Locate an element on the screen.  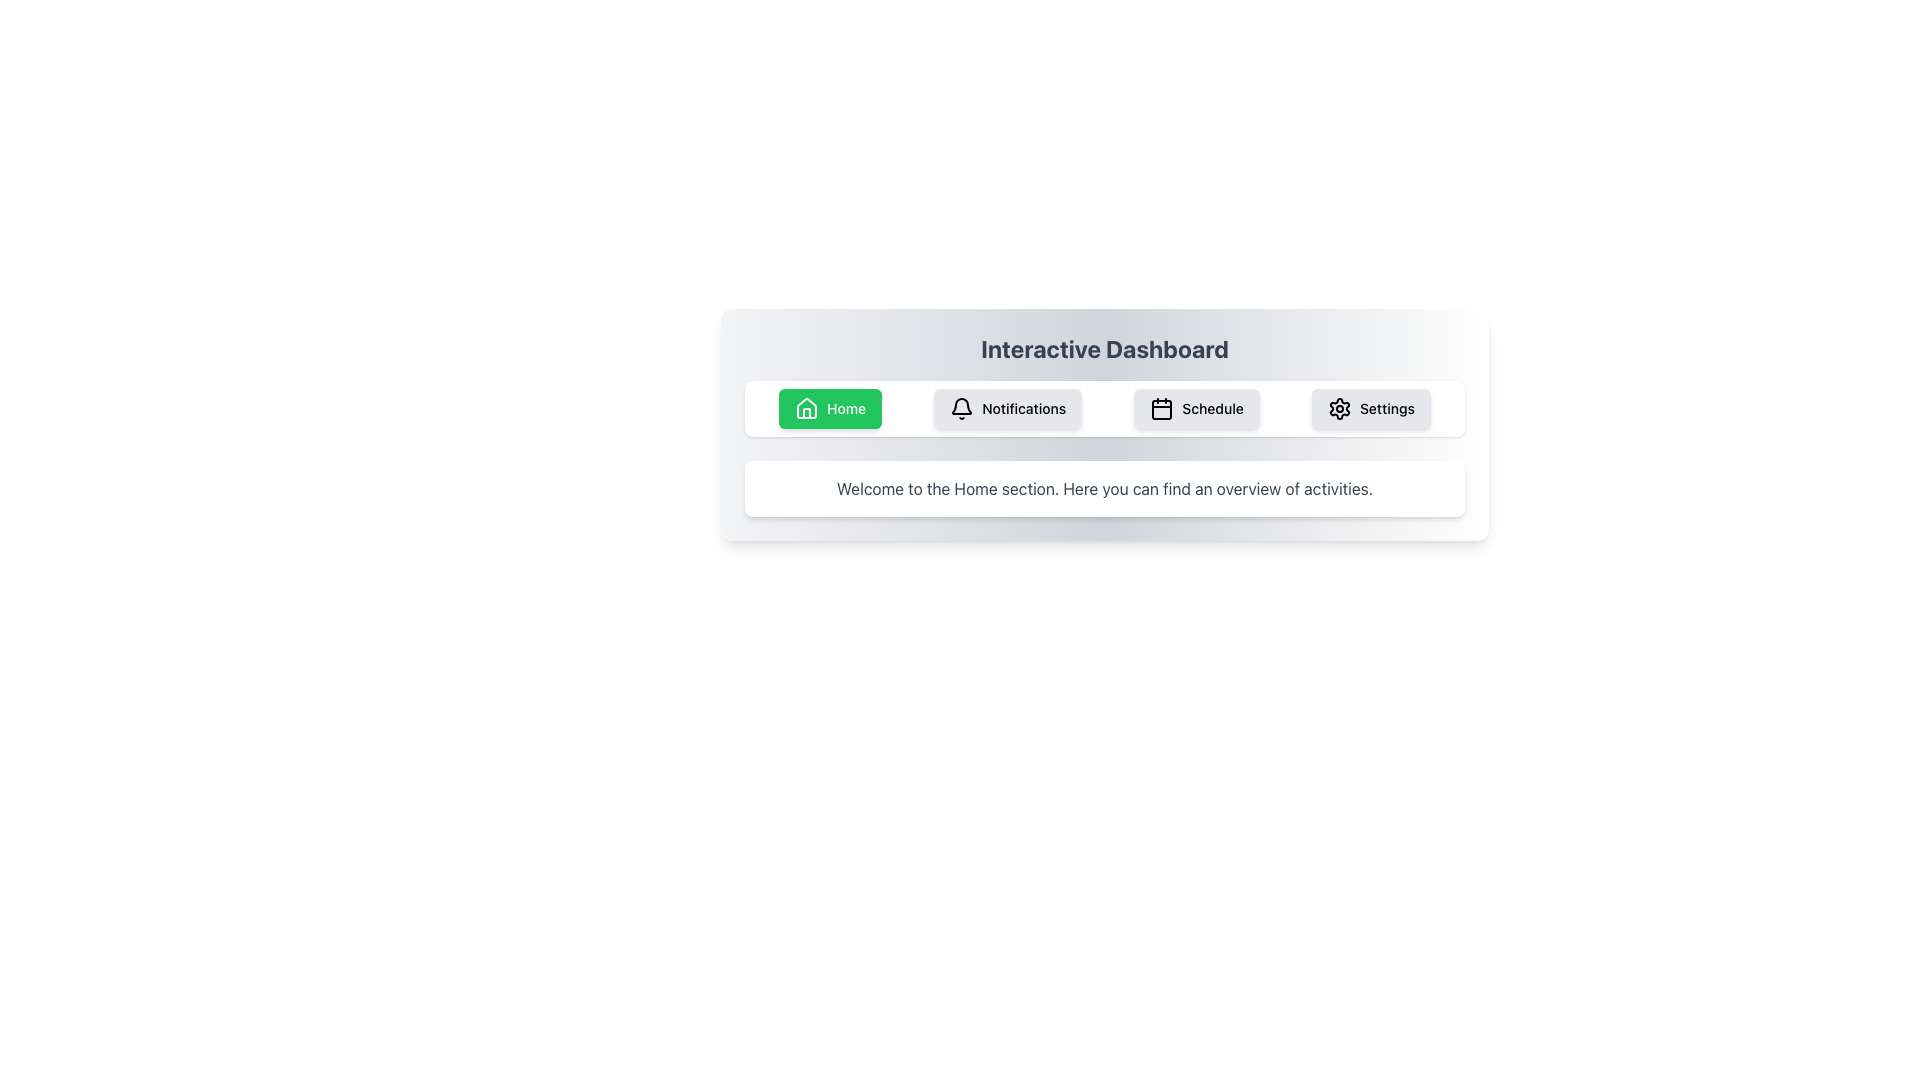
the house icon's door subcomponent located within the 'Home' button in the top navigation bar is located at coordinates (806, 412).